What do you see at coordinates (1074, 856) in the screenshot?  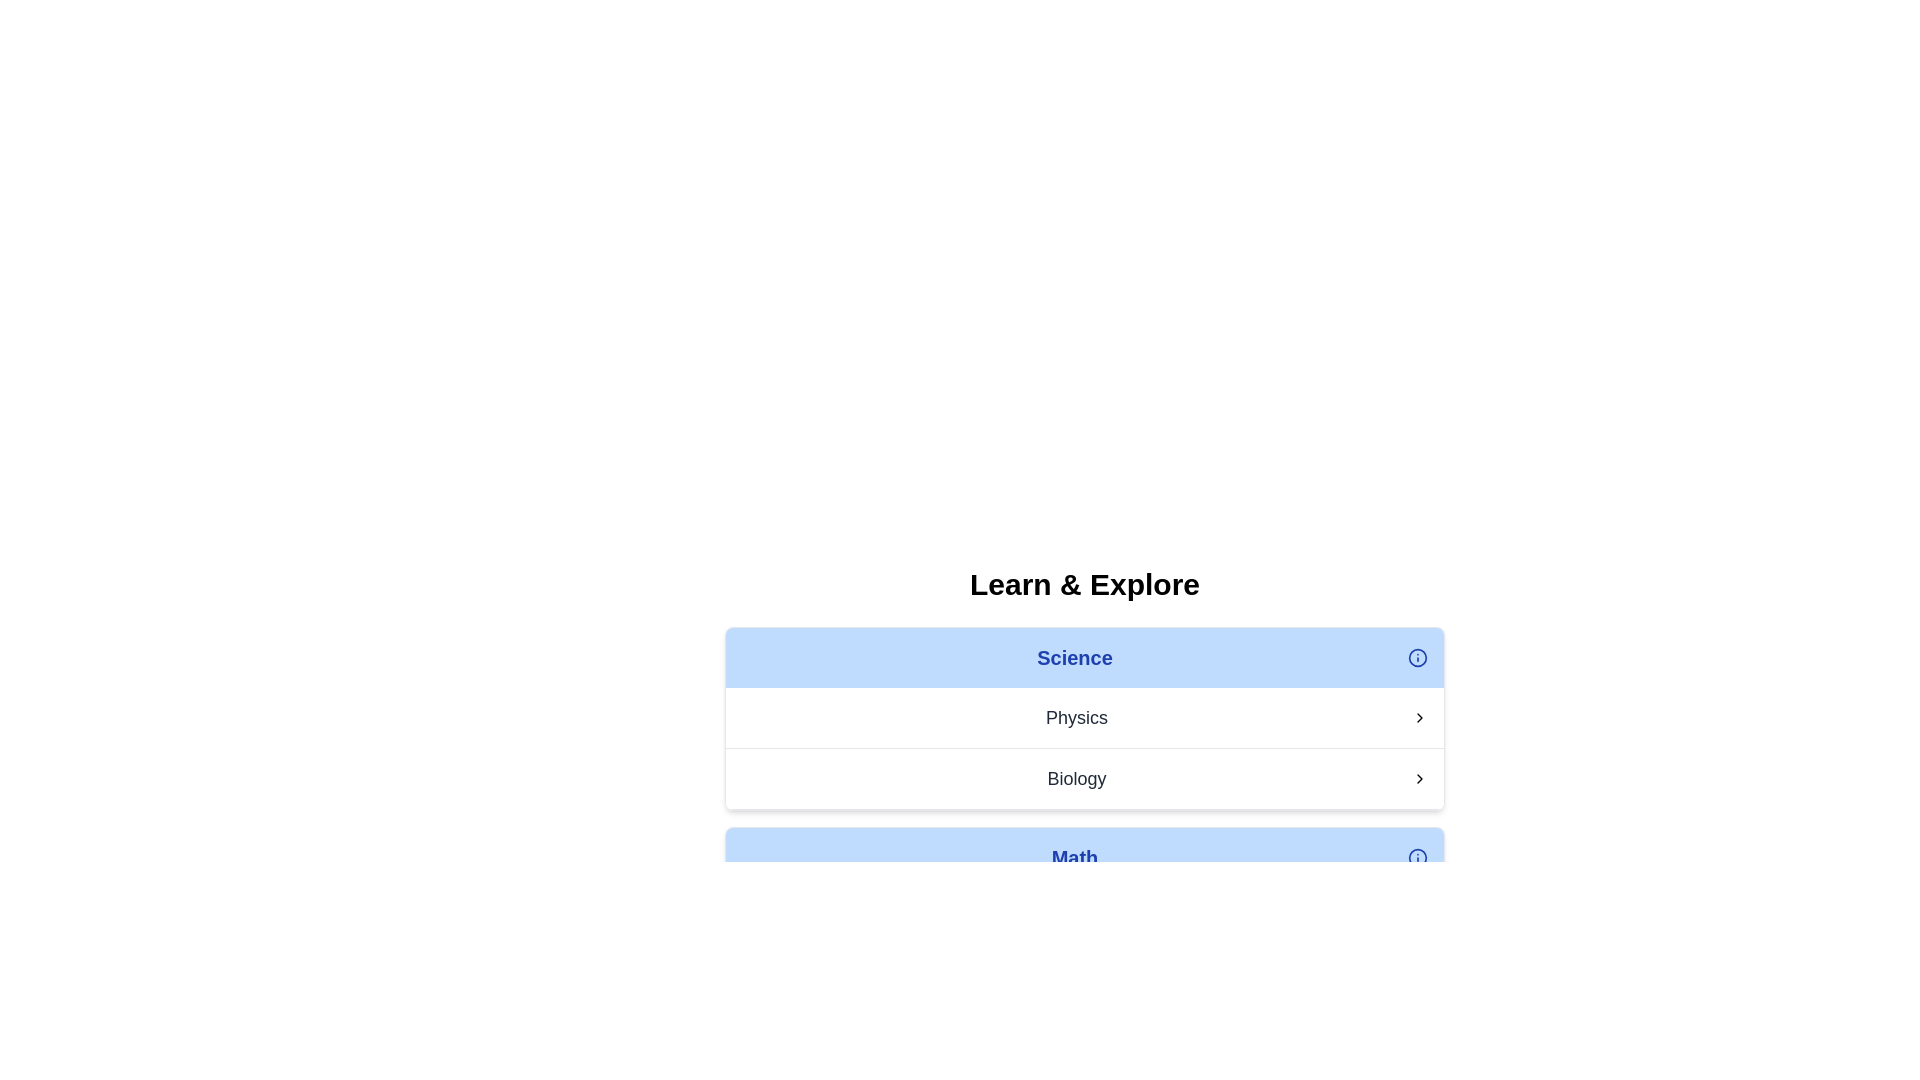 I see `text label displaying the word 'Math', which is styled in bold dark blue font on a light blue background, located in the last row of the 'Learn & Explore' section` at bounding box center [1074, 856].